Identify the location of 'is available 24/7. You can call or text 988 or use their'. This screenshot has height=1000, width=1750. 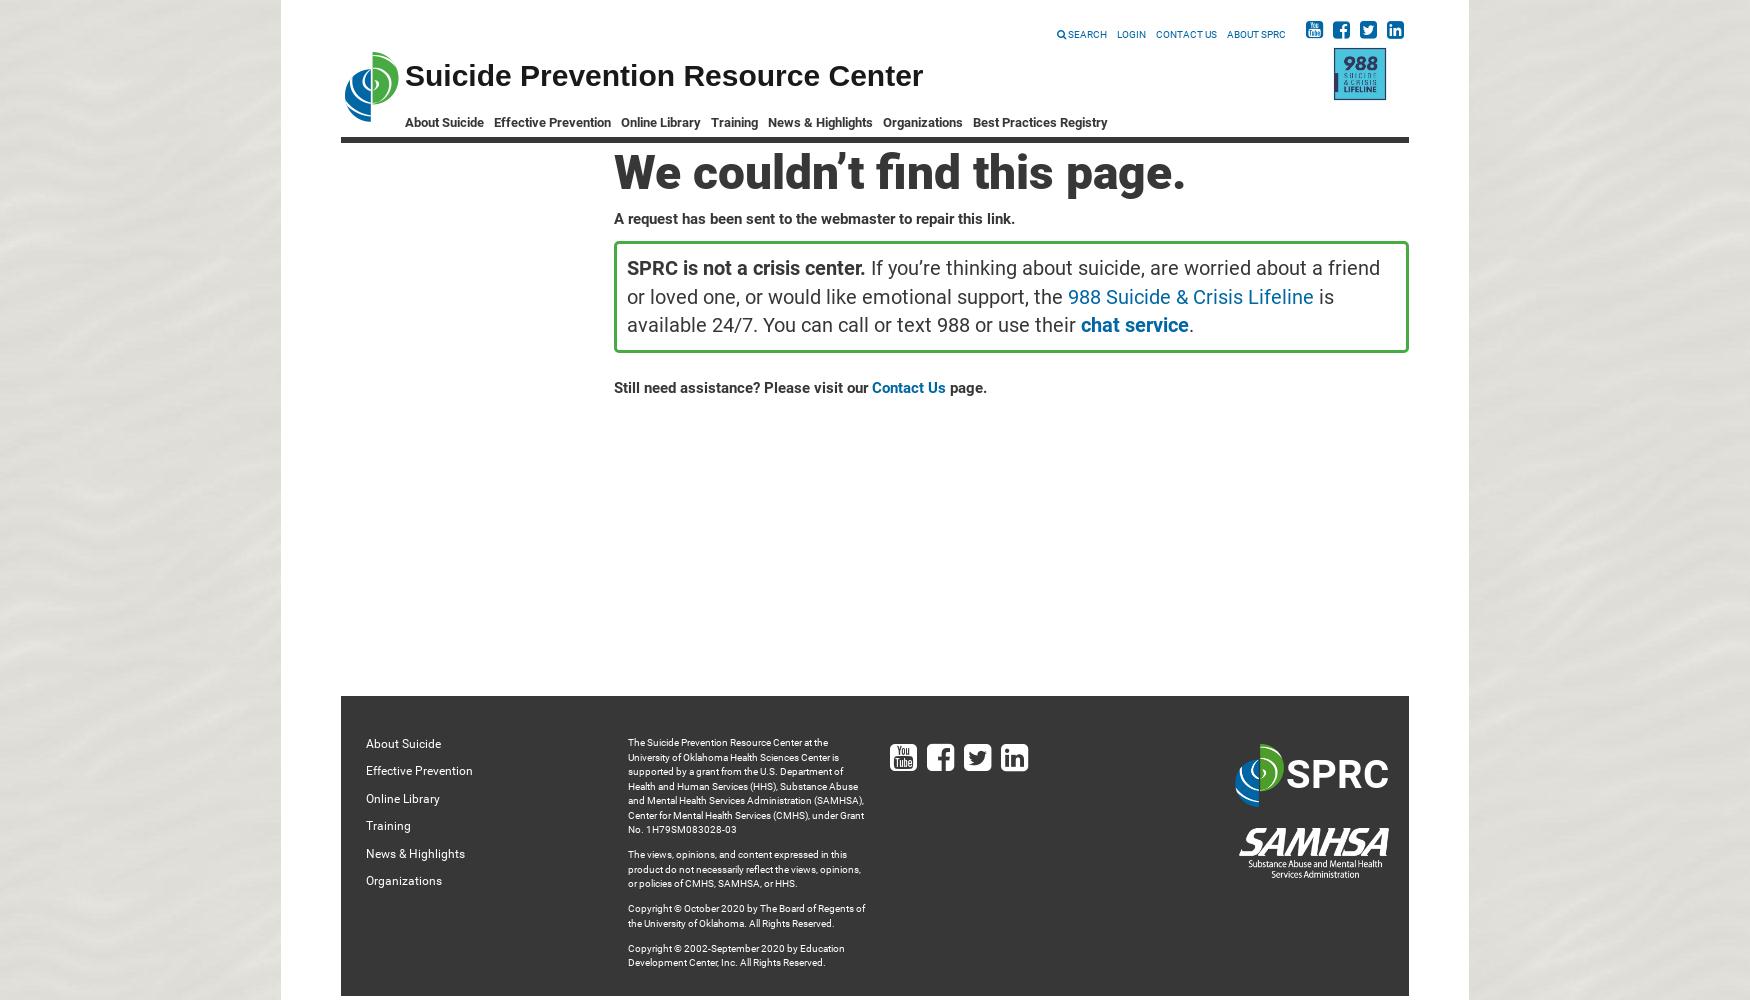
(980, 310).